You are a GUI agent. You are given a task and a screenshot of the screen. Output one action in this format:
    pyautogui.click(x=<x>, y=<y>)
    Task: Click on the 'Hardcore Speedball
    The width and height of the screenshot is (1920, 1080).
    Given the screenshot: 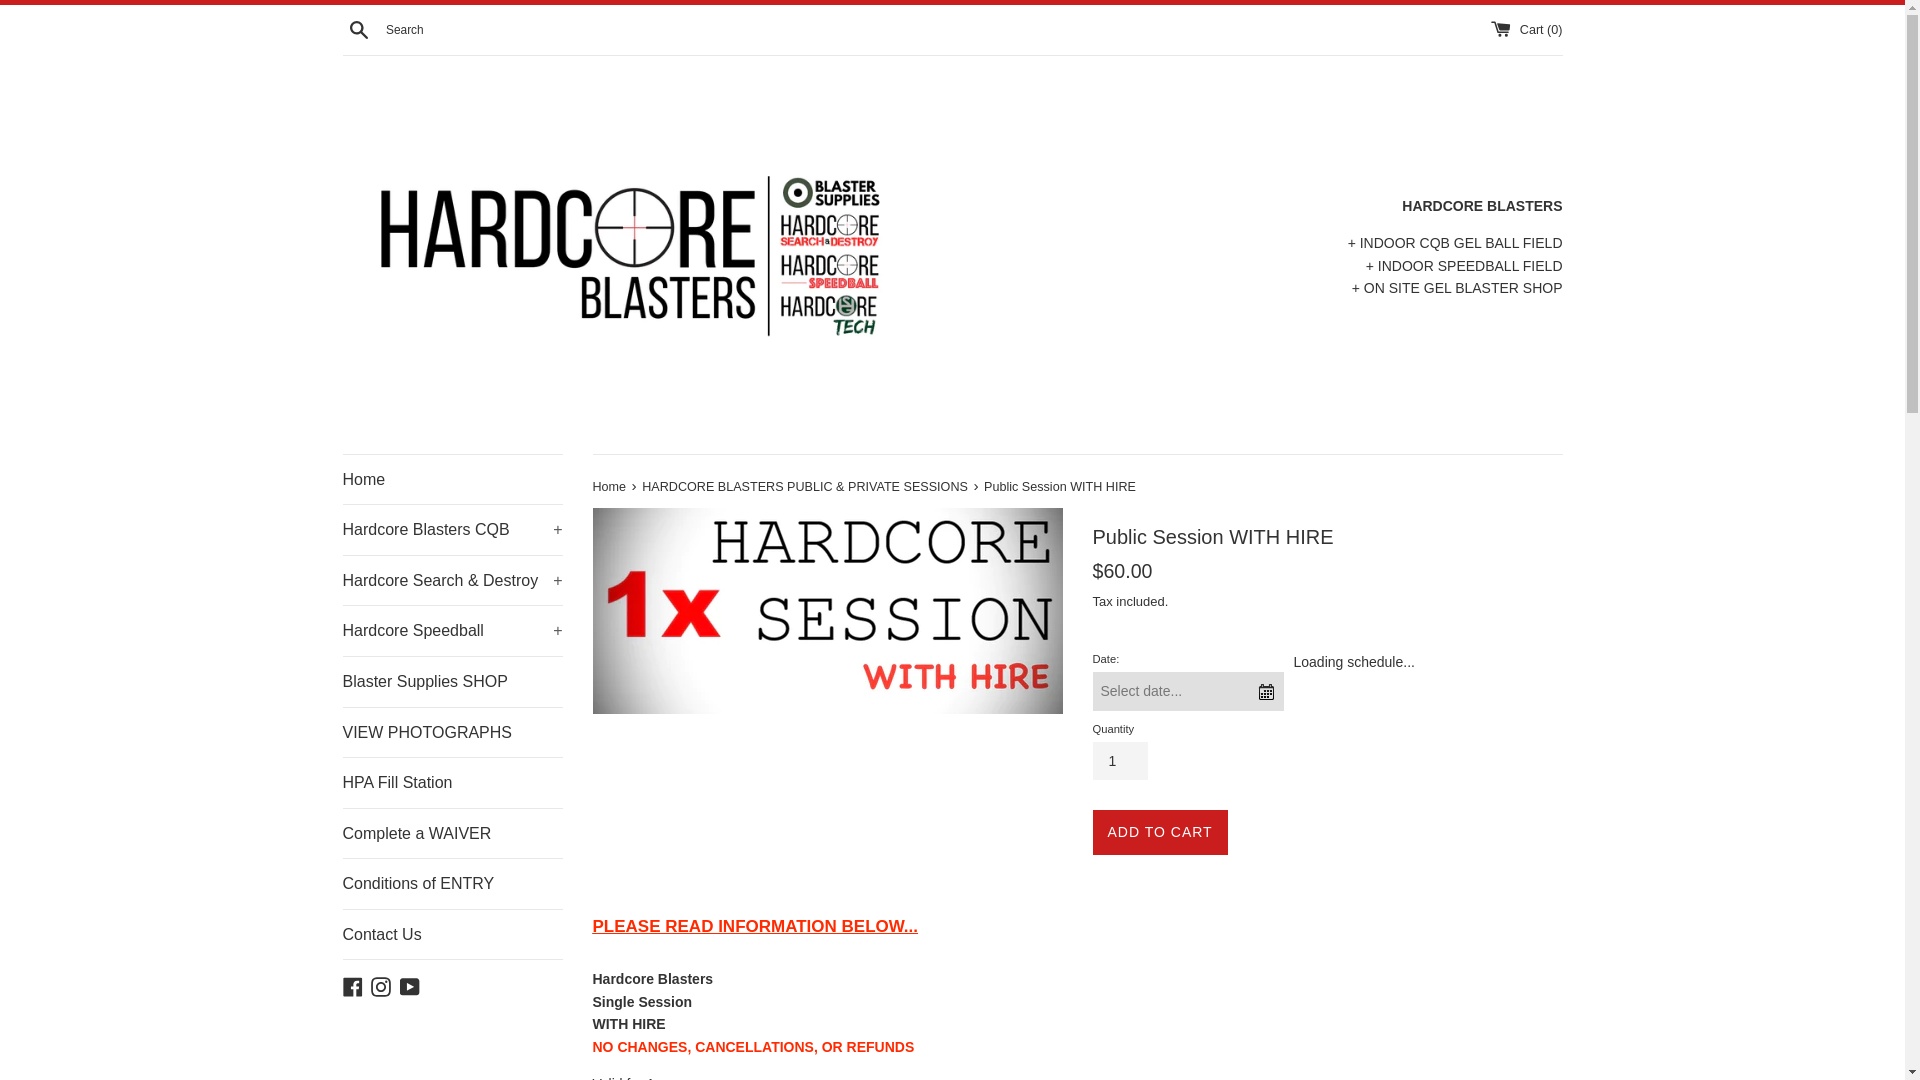 What is the action you would take?
    pyautogui.click(x=341, y=631)
    